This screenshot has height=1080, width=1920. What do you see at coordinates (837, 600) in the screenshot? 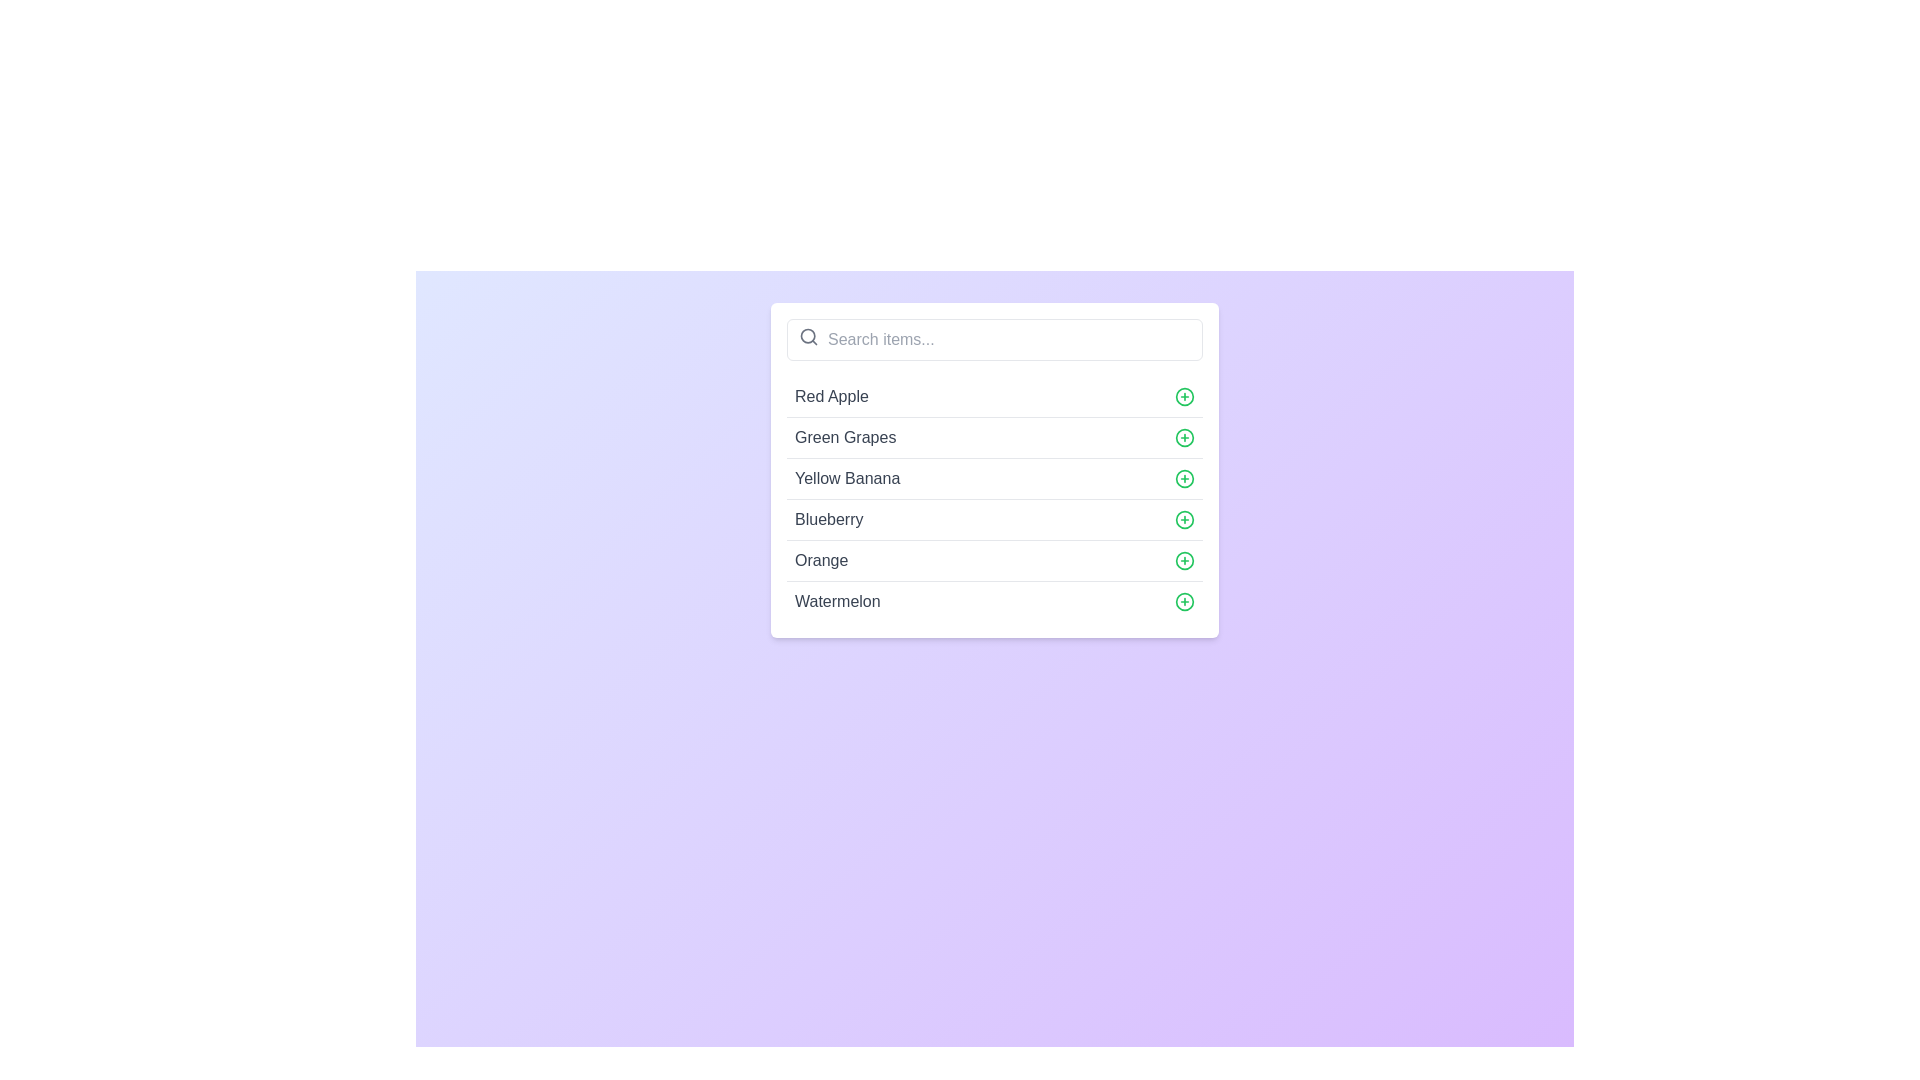
I see `the text label displaying 'Watermelon', which identifies it as part of a fruit list, located below 'Orange'` at bounding box center [837, 600].